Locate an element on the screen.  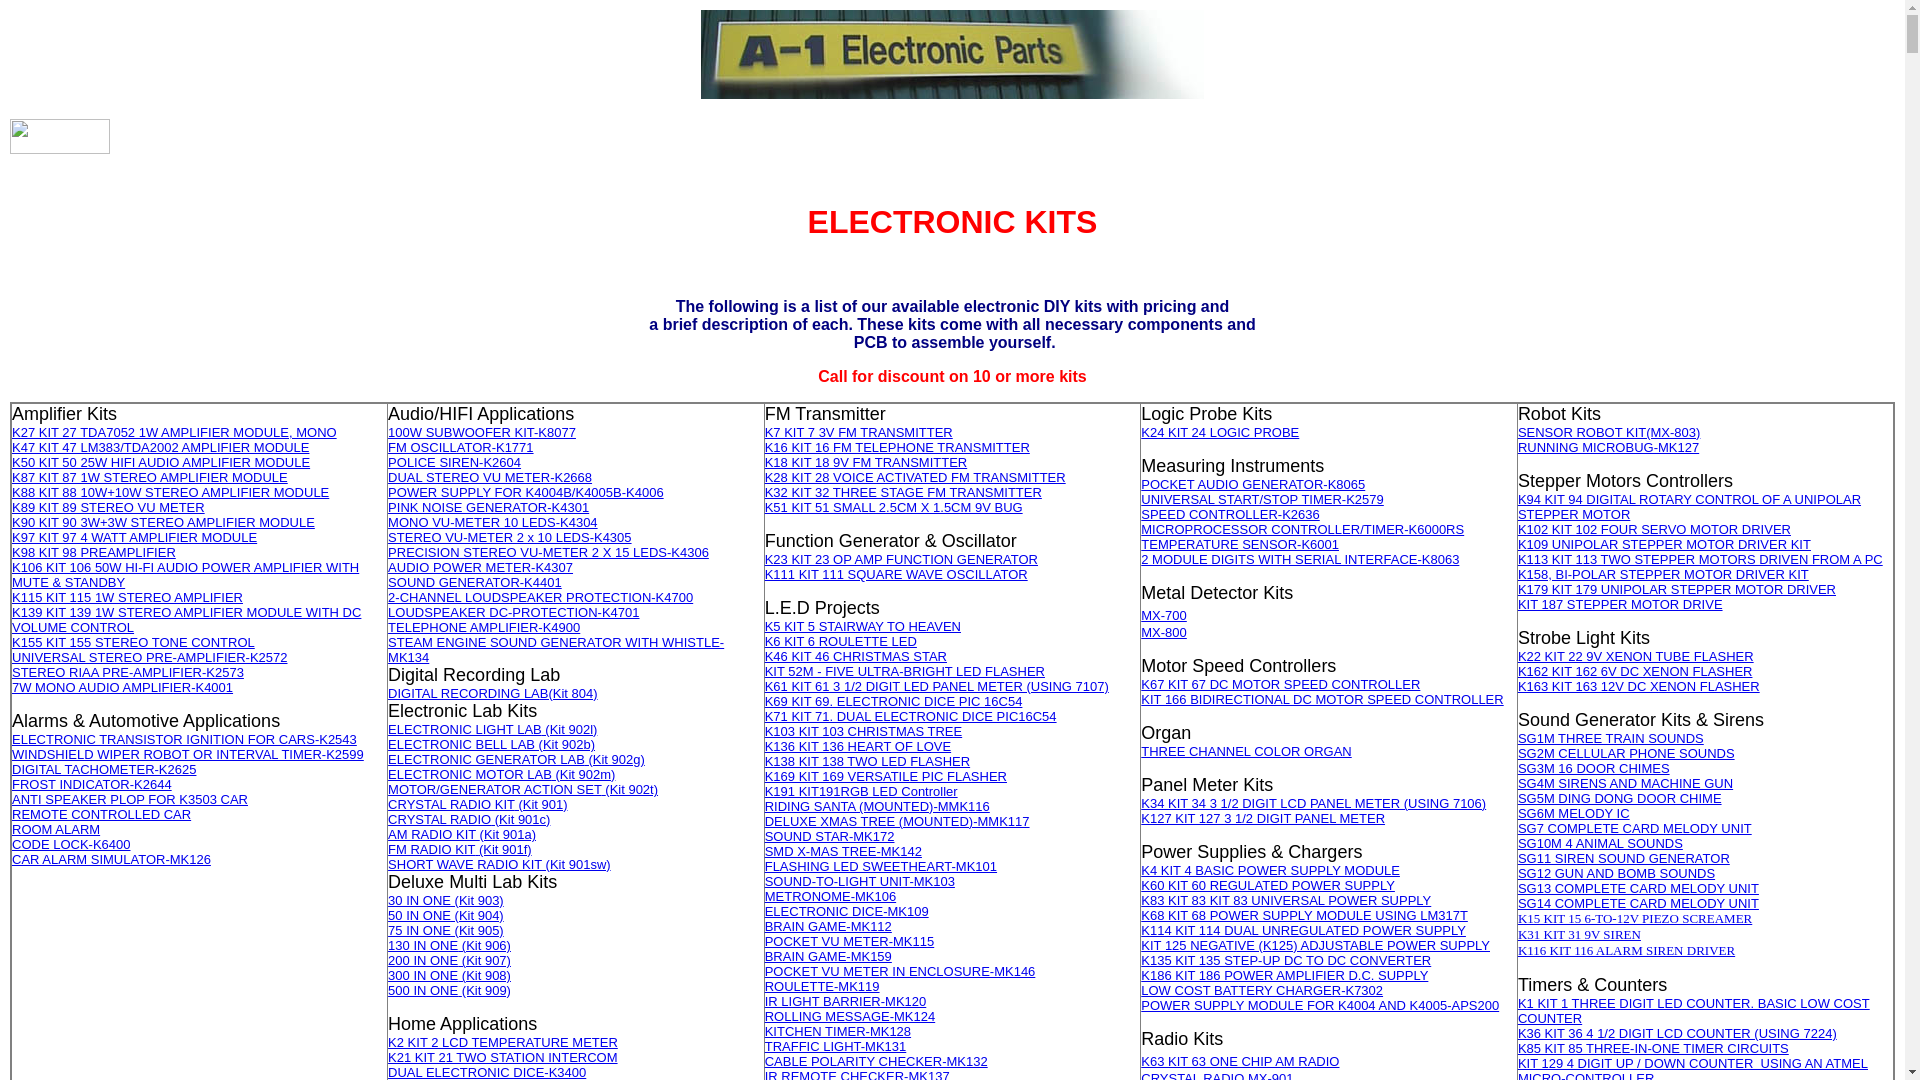
'ELECTRONIC BELL LAB (Kit 902b)' is located at coordinates (491, 744).